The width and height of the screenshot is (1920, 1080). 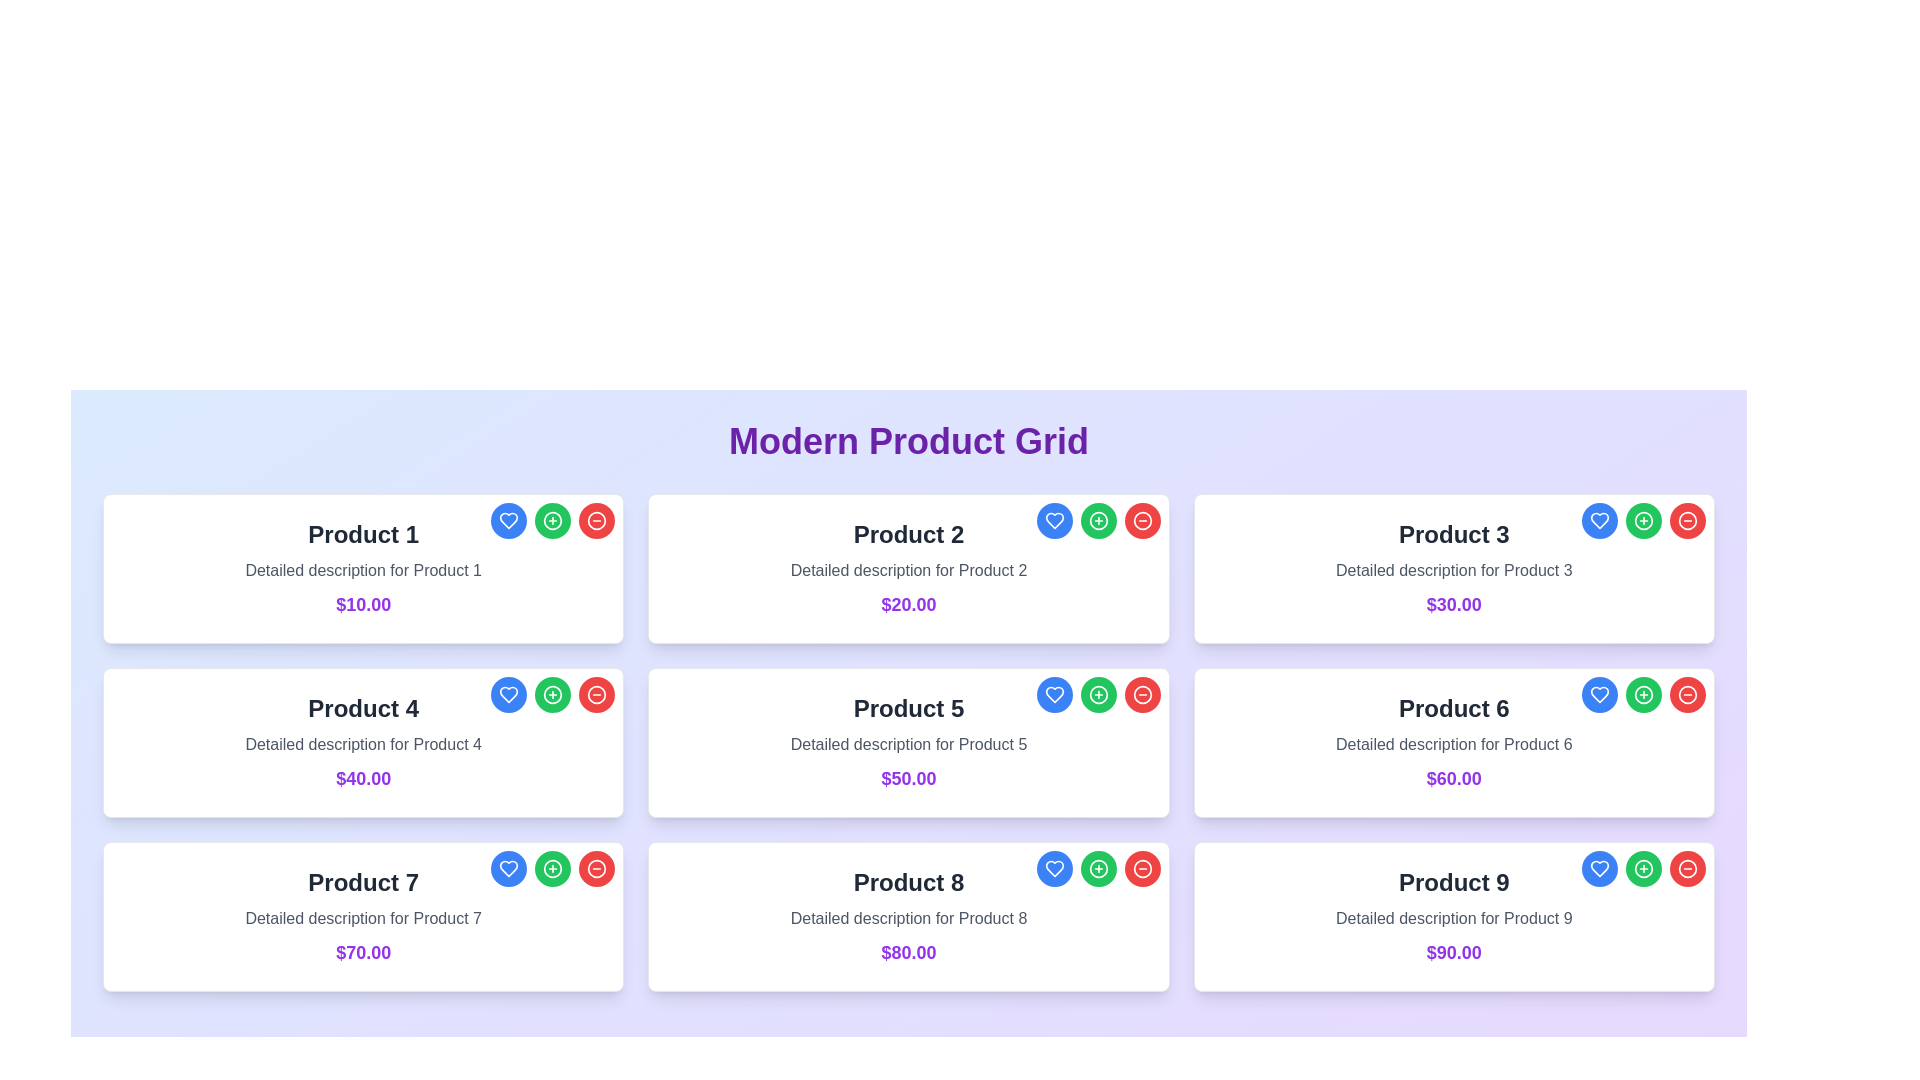 I want to click on the remove button located in the top-right corner of the card labeled 'Product 3', so click(x=1687, y=519).